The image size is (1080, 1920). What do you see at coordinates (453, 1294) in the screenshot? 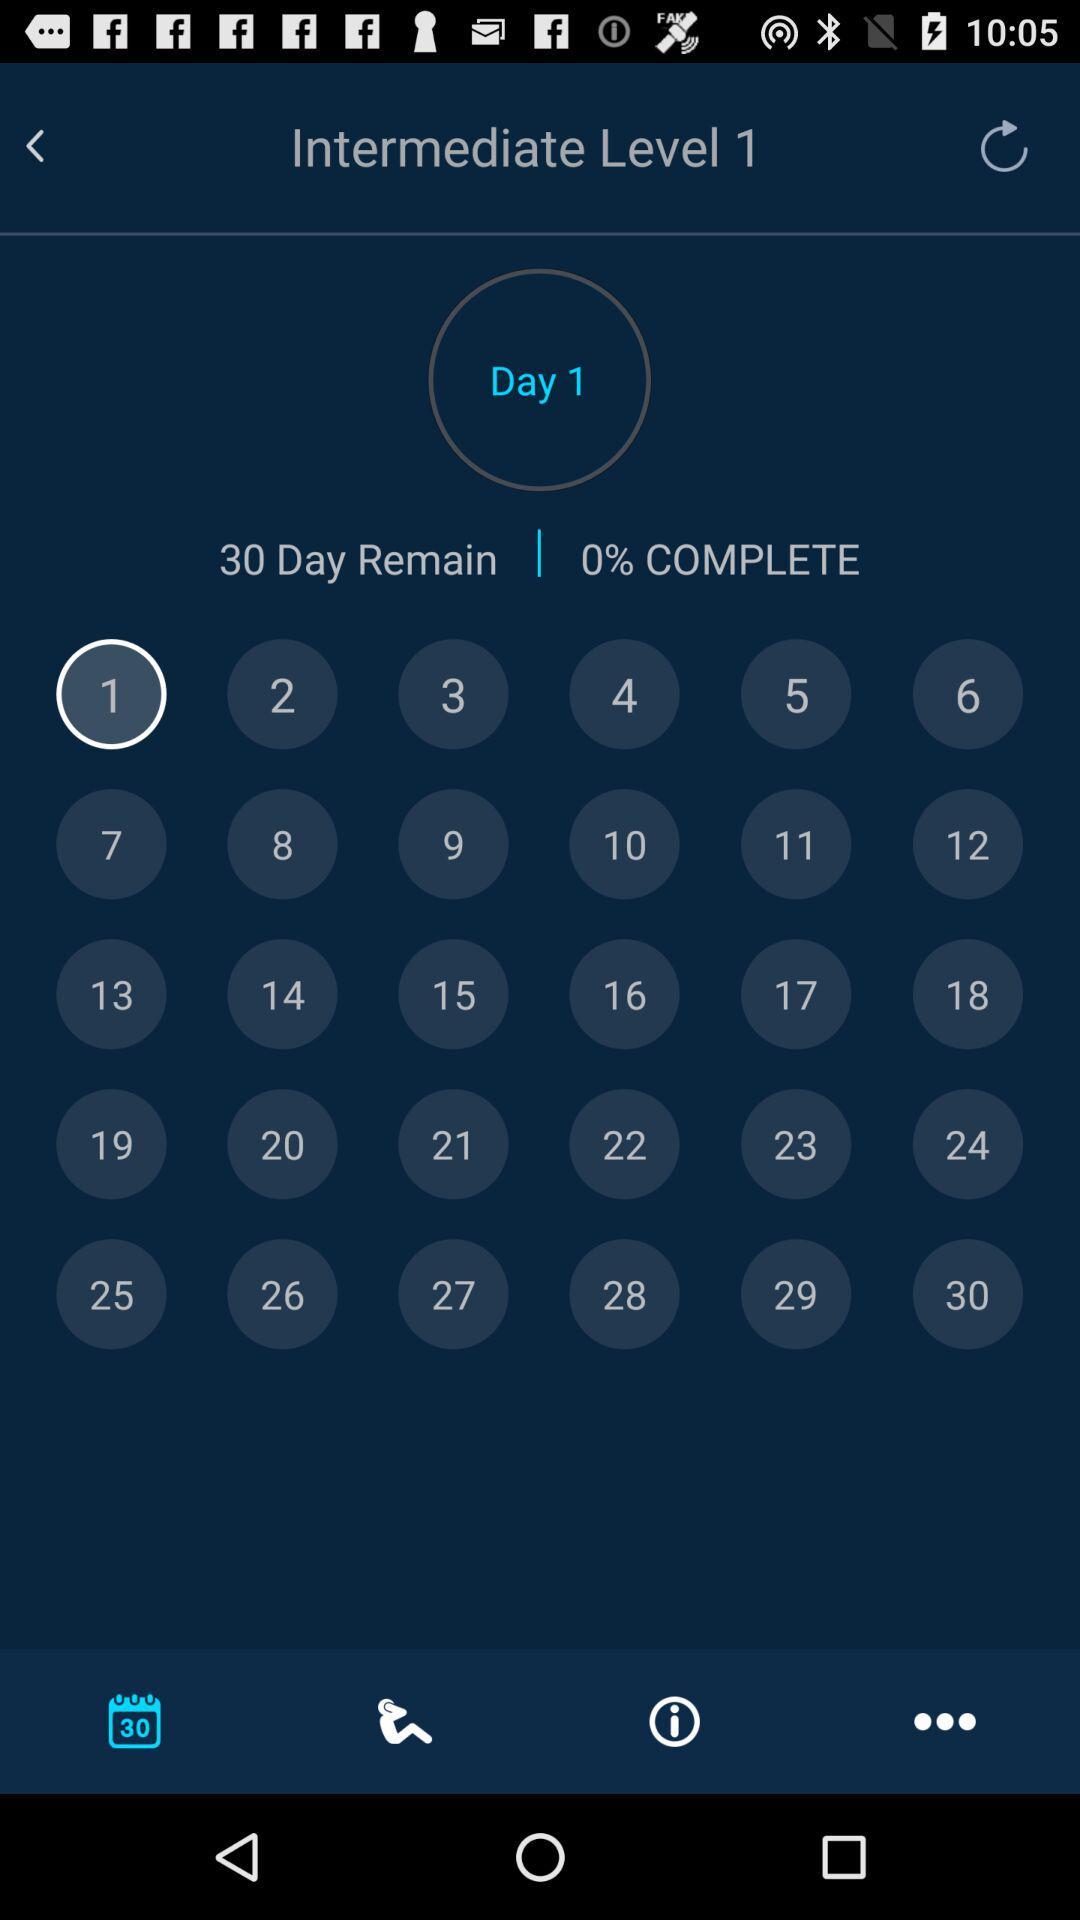
I see `day 27` at bounding box center [453, 1294].